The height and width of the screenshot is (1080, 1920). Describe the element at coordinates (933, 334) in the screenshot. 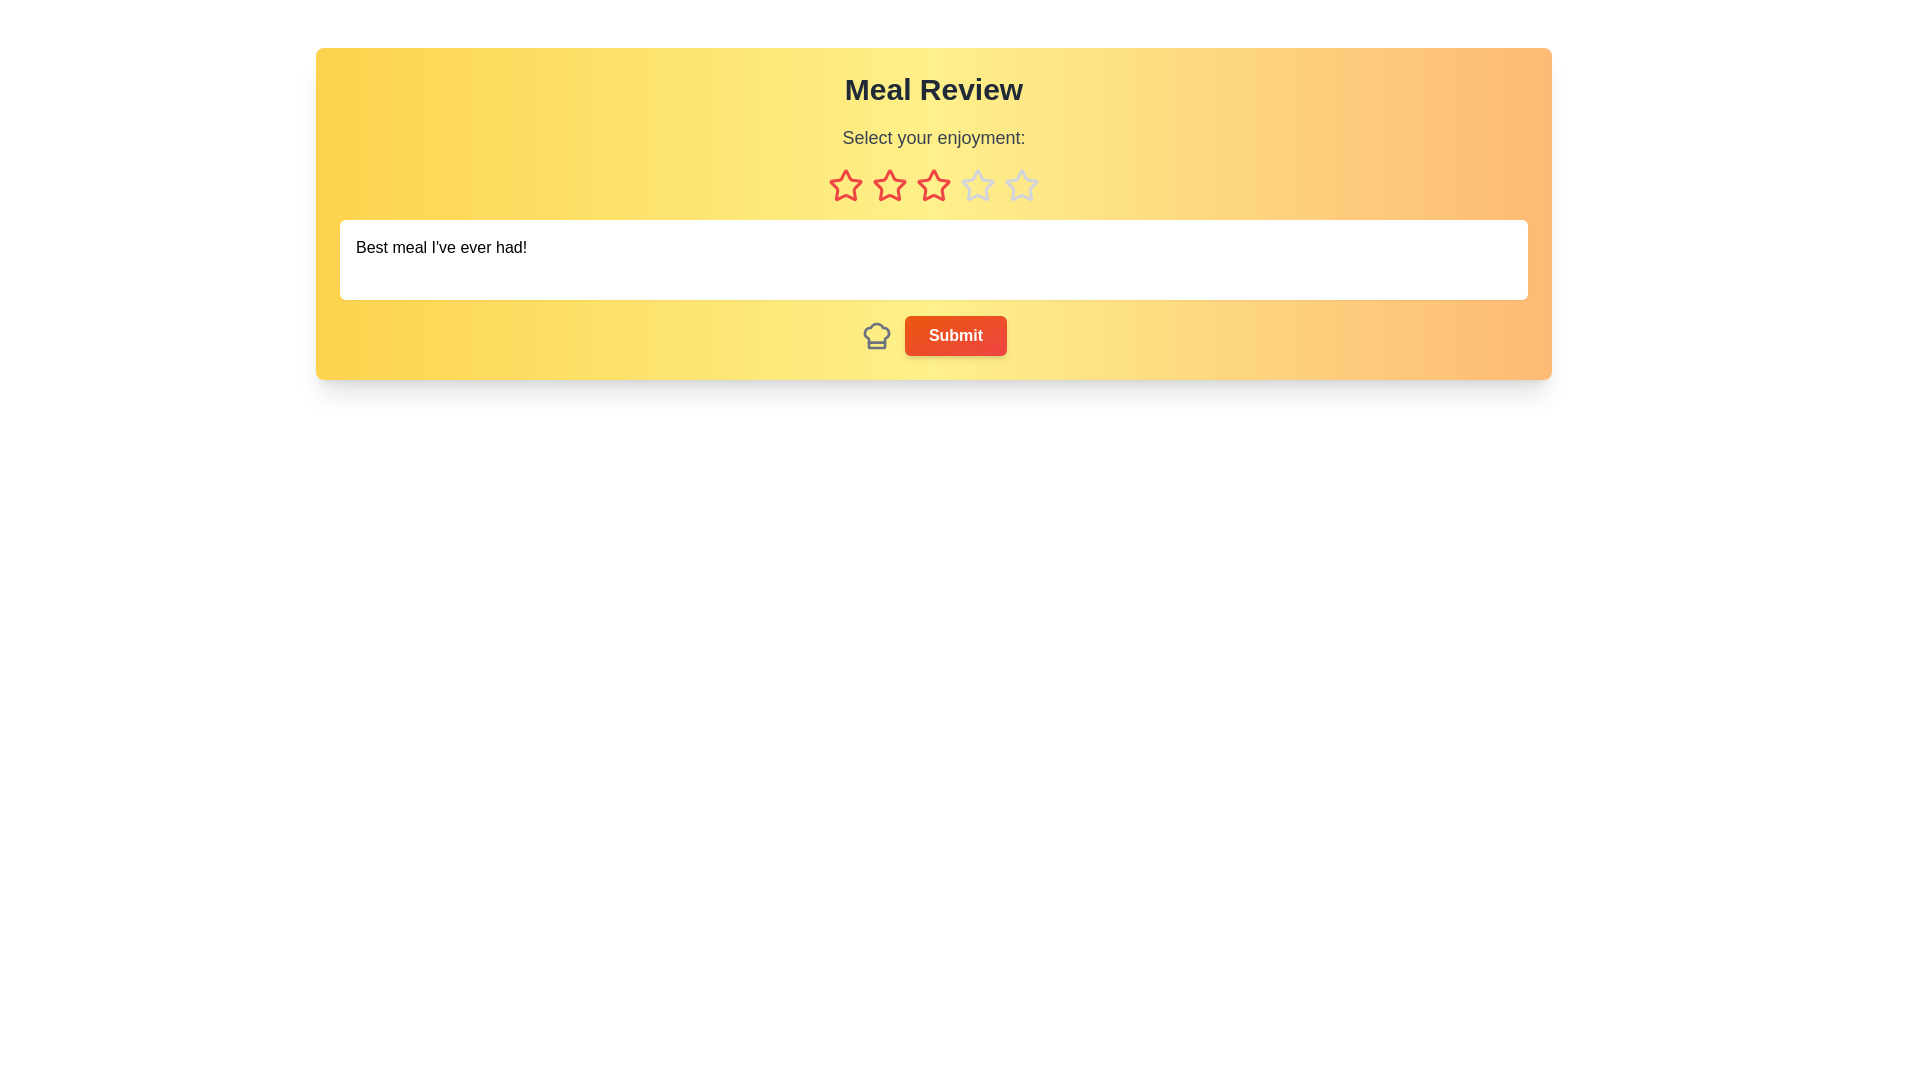

I see `the 'Submit' button, which has a gradient background from orange to red and contains the text 'Submit' in bold white font, along with a chef's hat icon on the left` at that location.